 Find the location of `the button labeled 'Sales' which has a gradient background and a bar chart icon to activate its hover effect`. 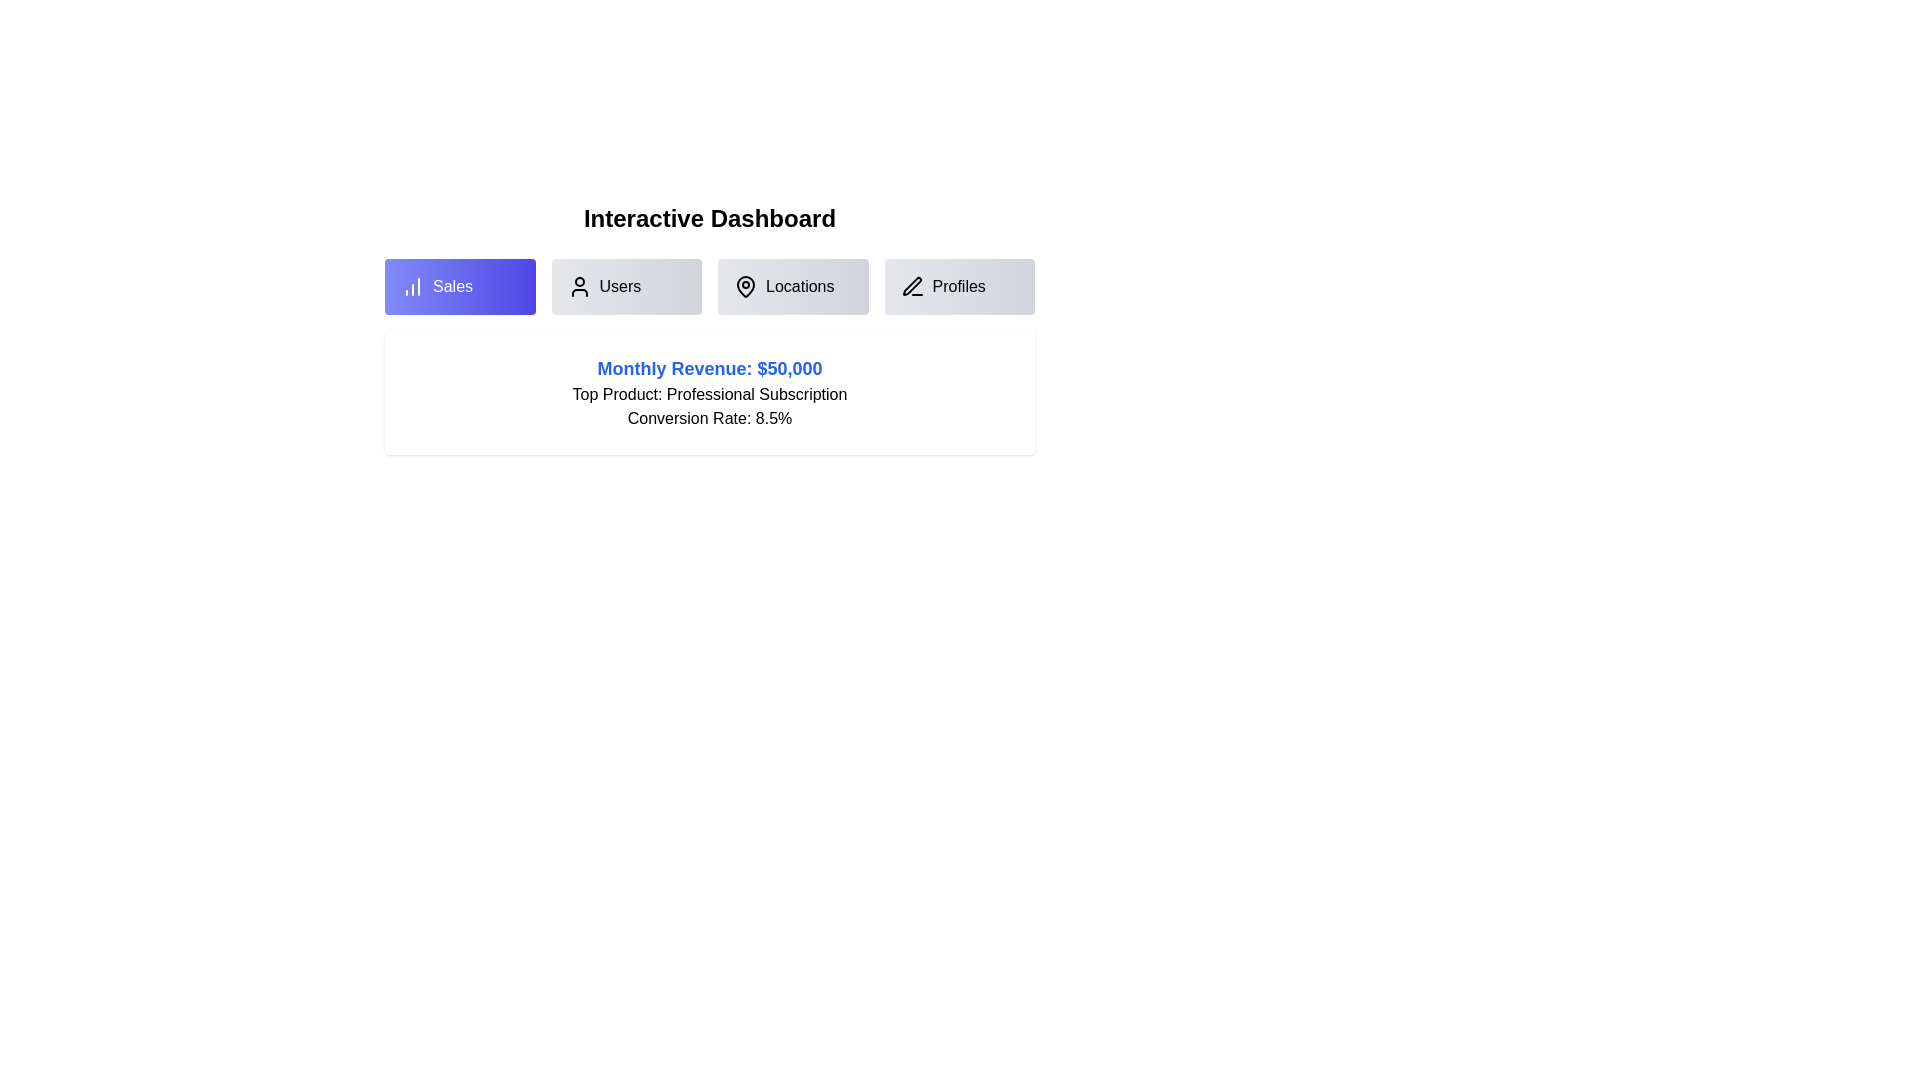

the button labeled 'Sales' which has a gradient background and a bar chart icon to activate its hover effect is located at coordinates (459, 286).